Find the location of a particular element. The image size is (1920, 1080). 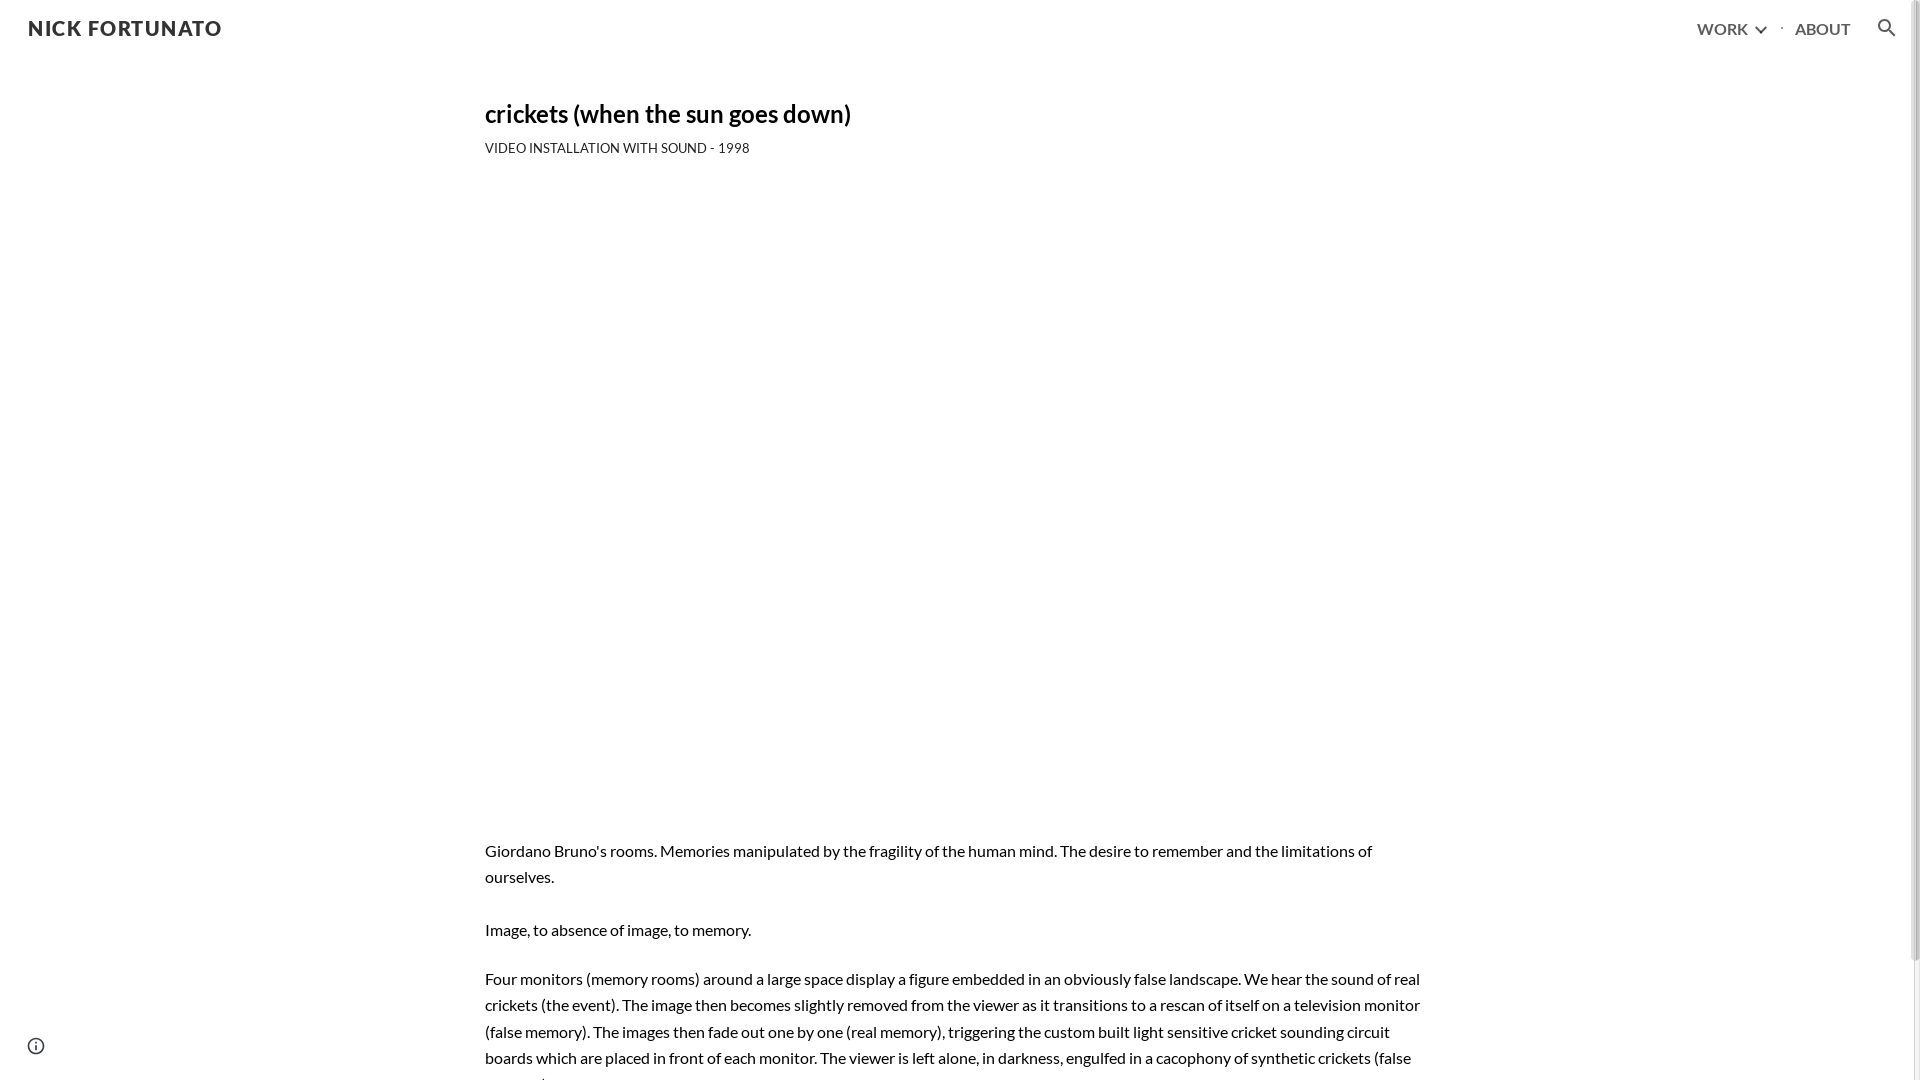

'WORK' is located at coordinates (1721, 27).